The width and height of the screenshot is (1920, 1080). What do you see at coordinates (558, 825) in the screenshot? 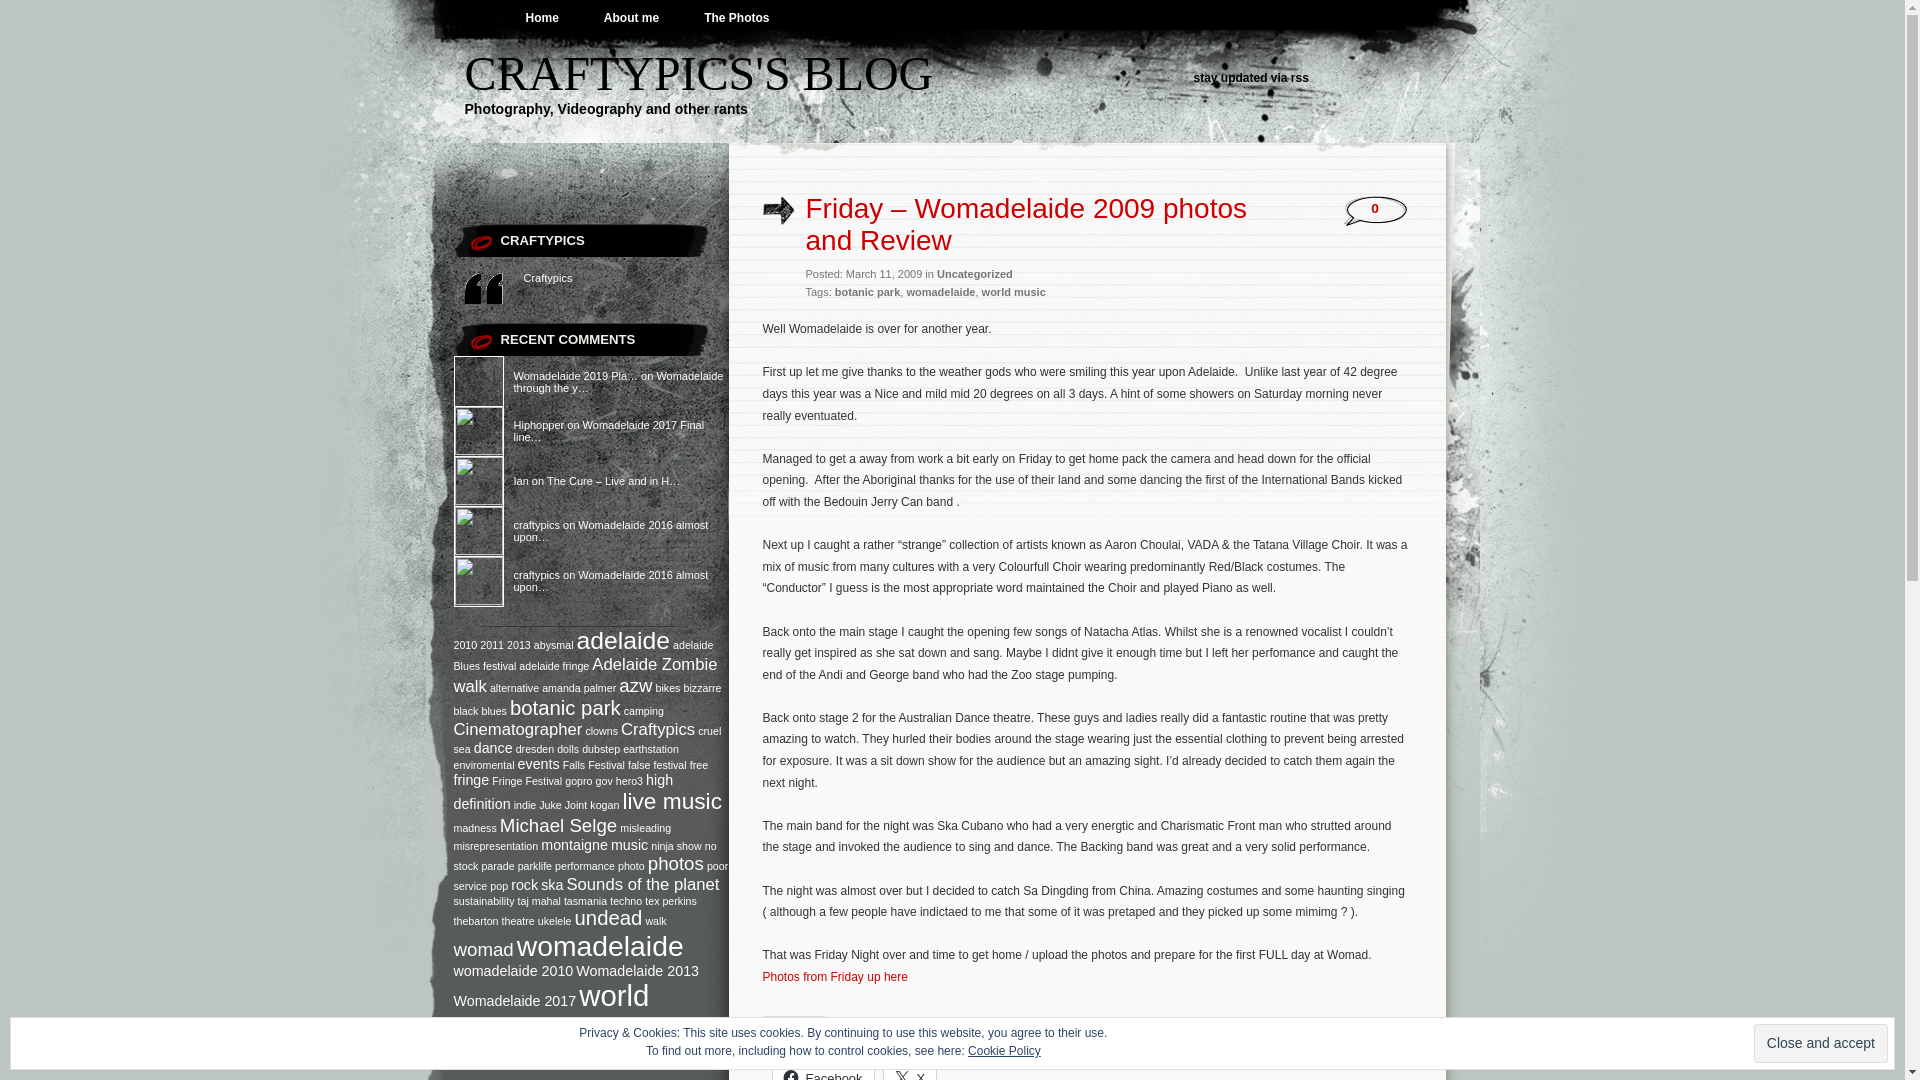
I see `'Michael Selge'` at bounding box center [558, 825].